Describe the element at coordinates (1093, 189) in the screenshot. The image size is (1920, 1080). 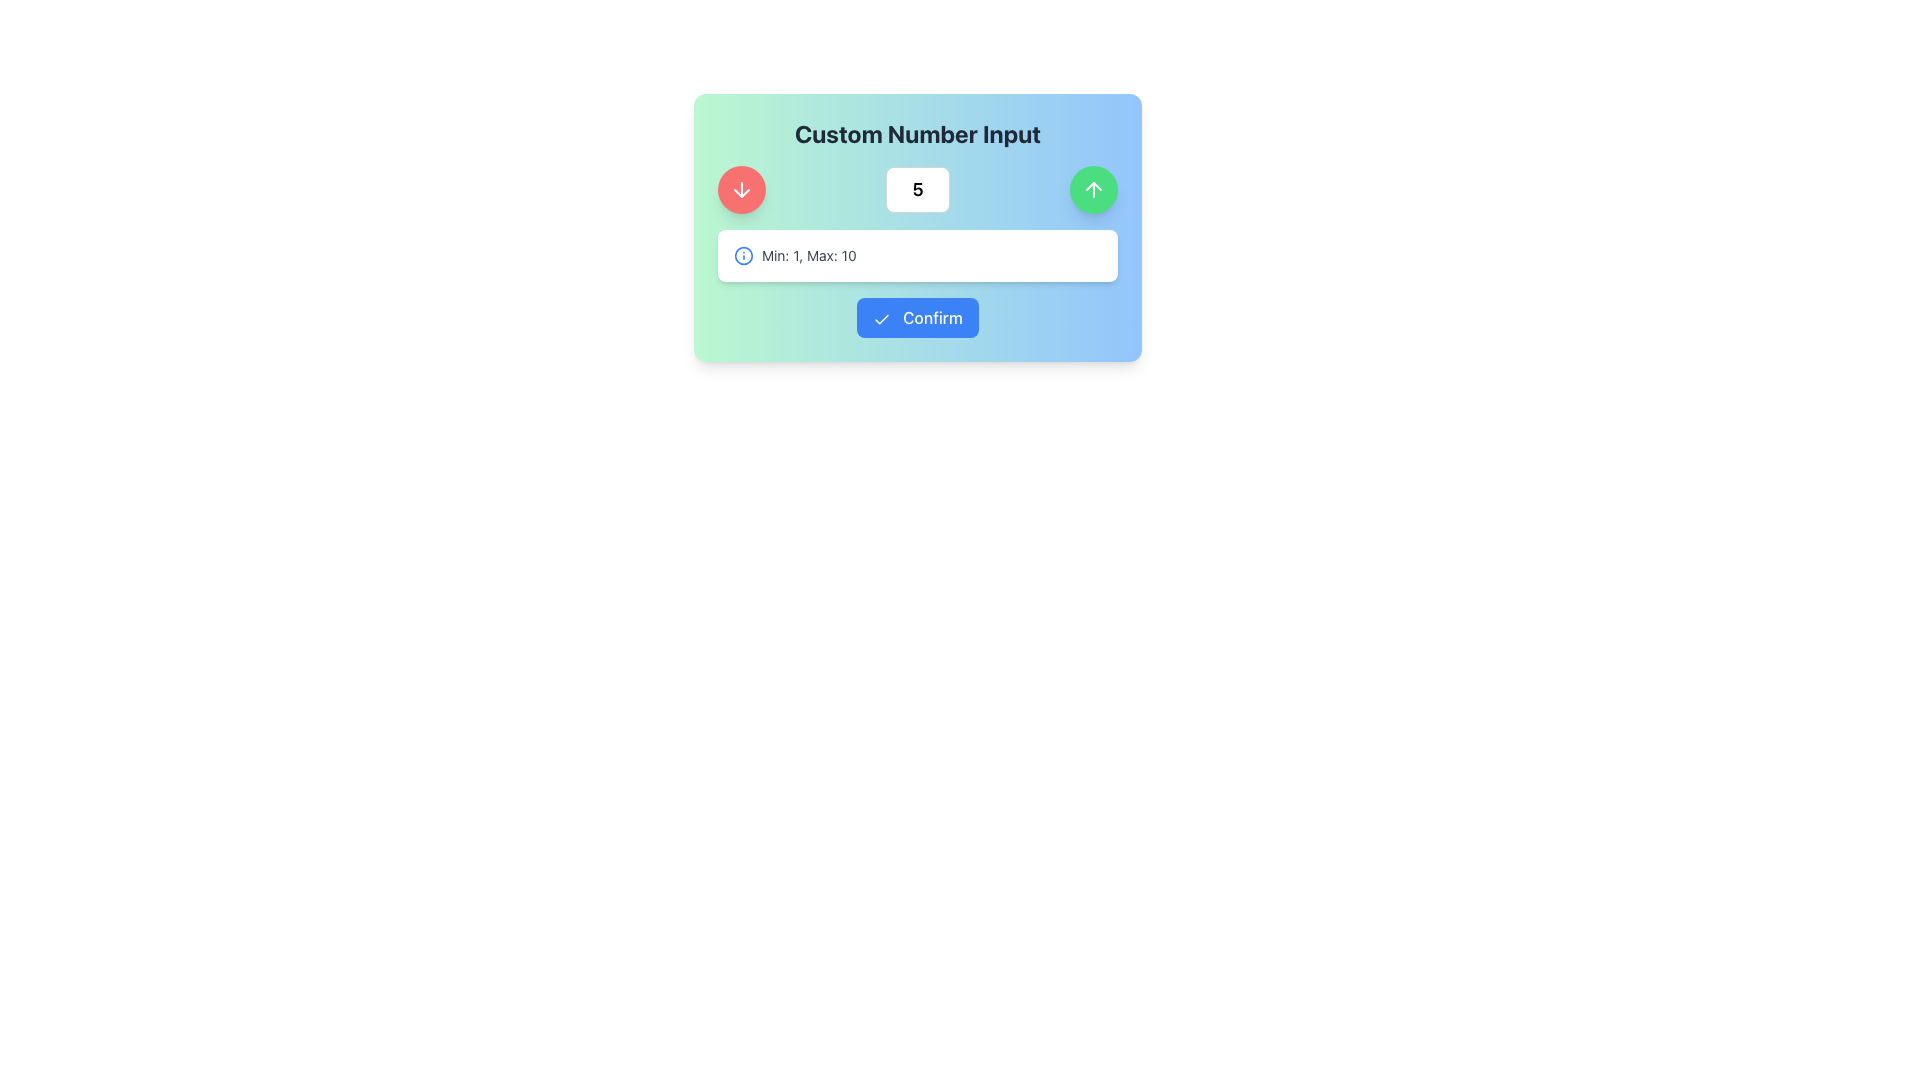
I see `the upwards arrow icon embedded within the circular green button` at that location.